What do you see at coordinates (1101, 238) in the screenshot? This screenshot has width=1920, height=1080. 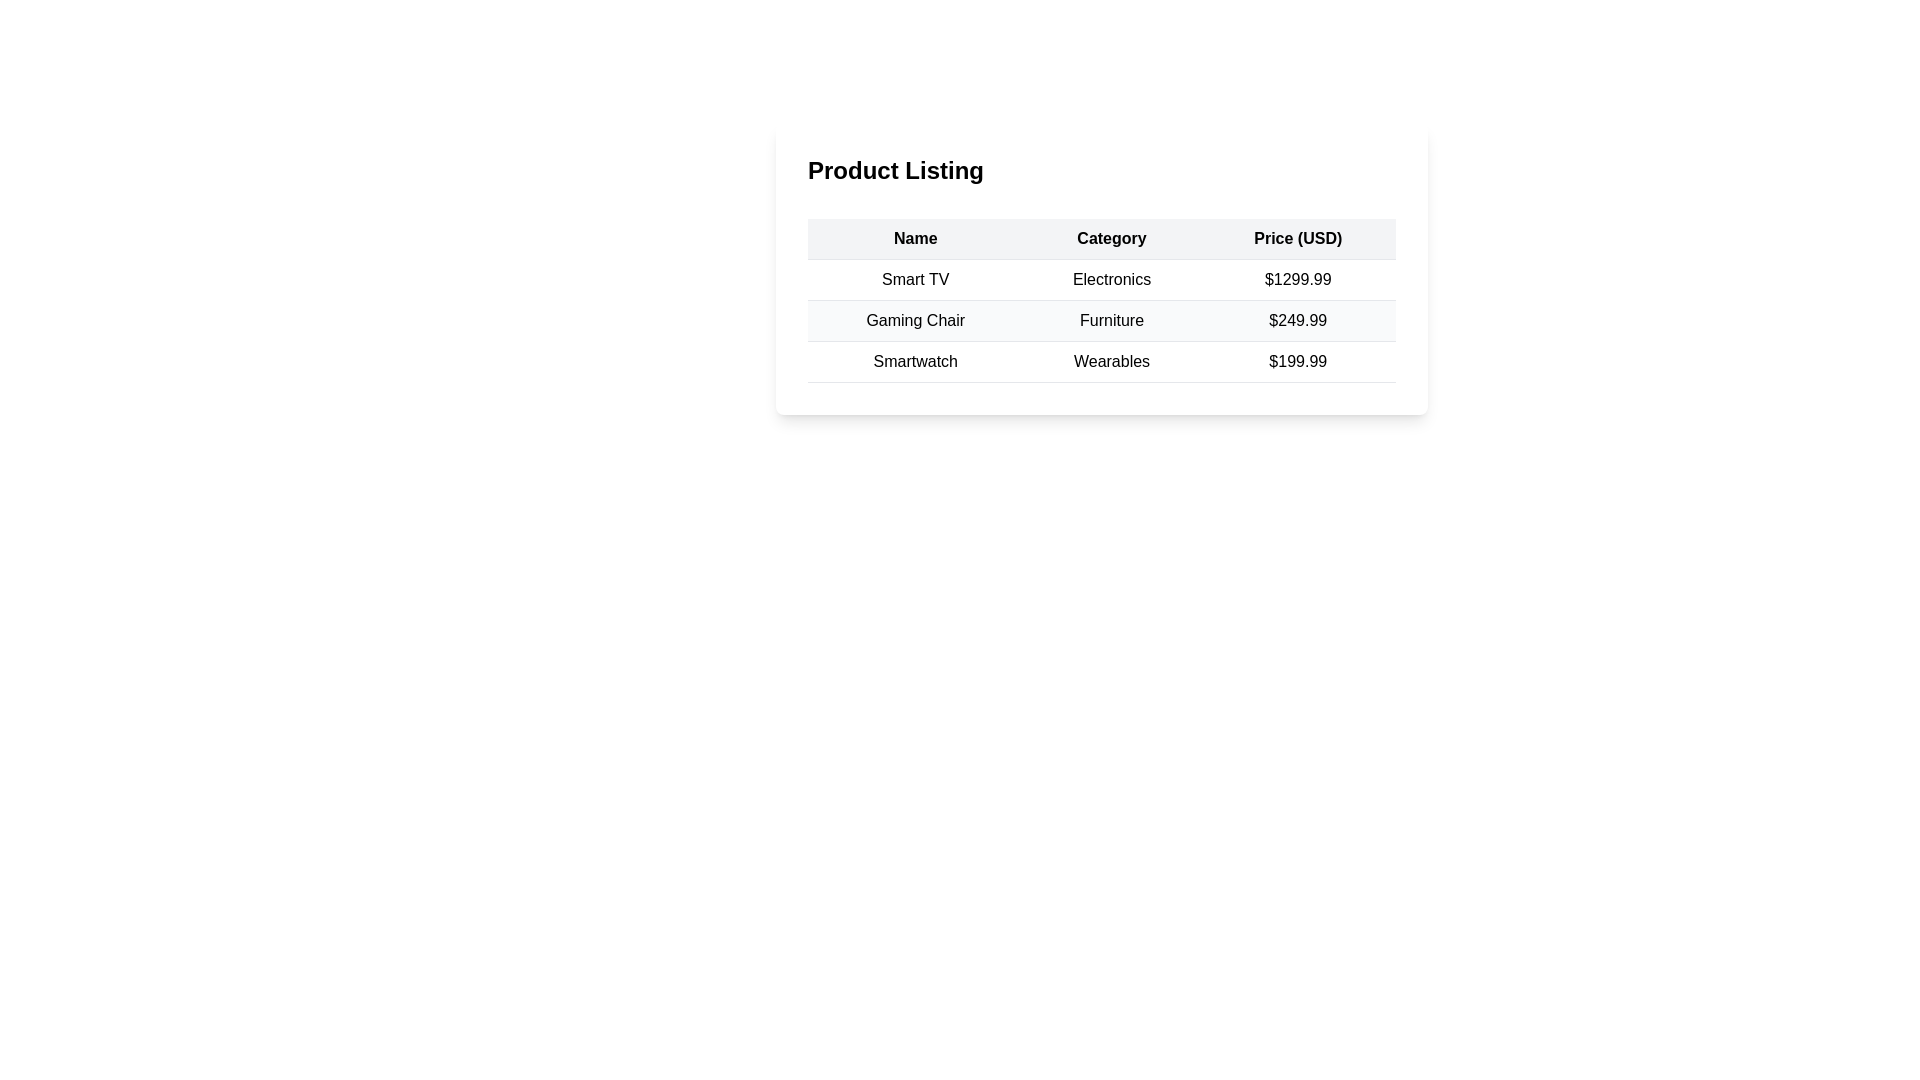 I see `column titles from the Table Header Row, which contains 'Name,' 'Category,' and 'Price (USD),' located under the 'Product Listing' title` at bounding box center [1101, 238].